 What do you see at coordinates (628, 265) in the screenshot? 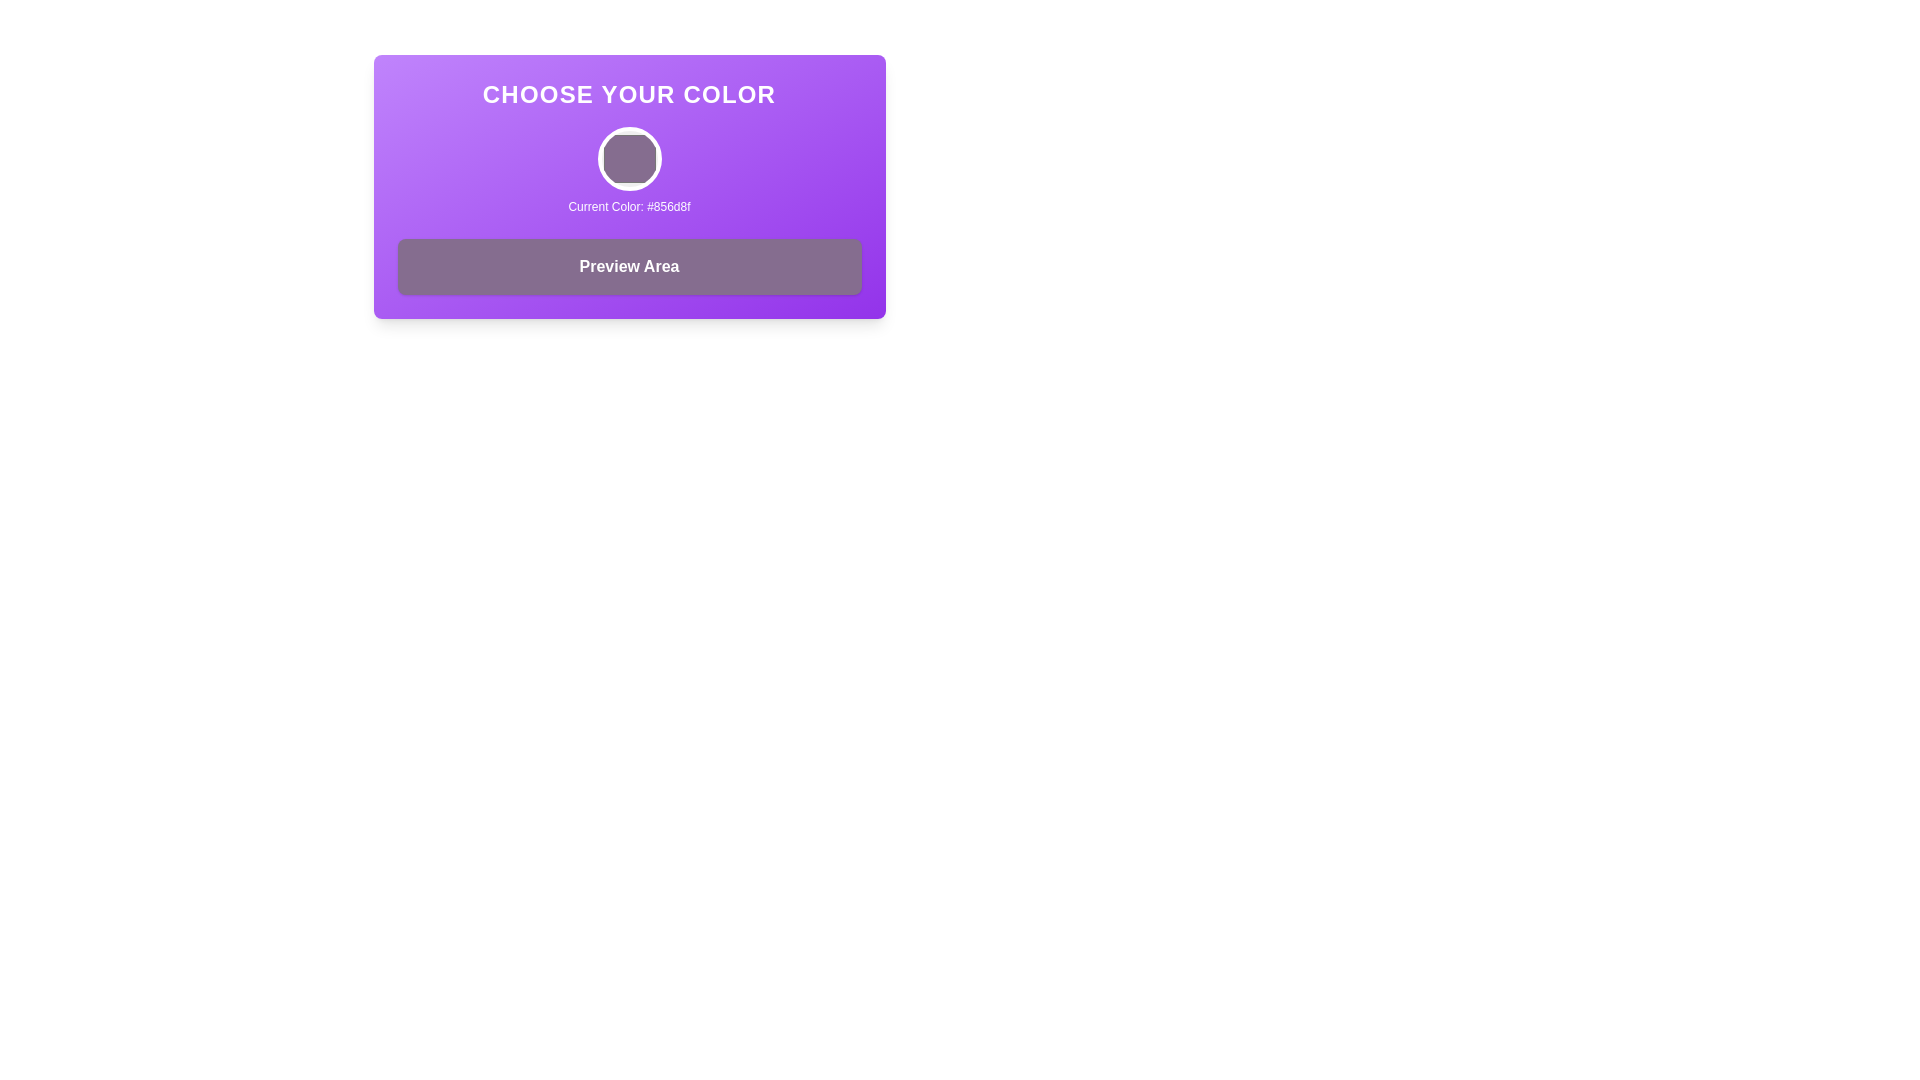
I see `the 'Preview Area' Text Display Box, which is a rectangular area with a rounded border and a purple background, containing the text 'Preview Area' in white, bold sans-serif font` at bounding box center [628, 265].